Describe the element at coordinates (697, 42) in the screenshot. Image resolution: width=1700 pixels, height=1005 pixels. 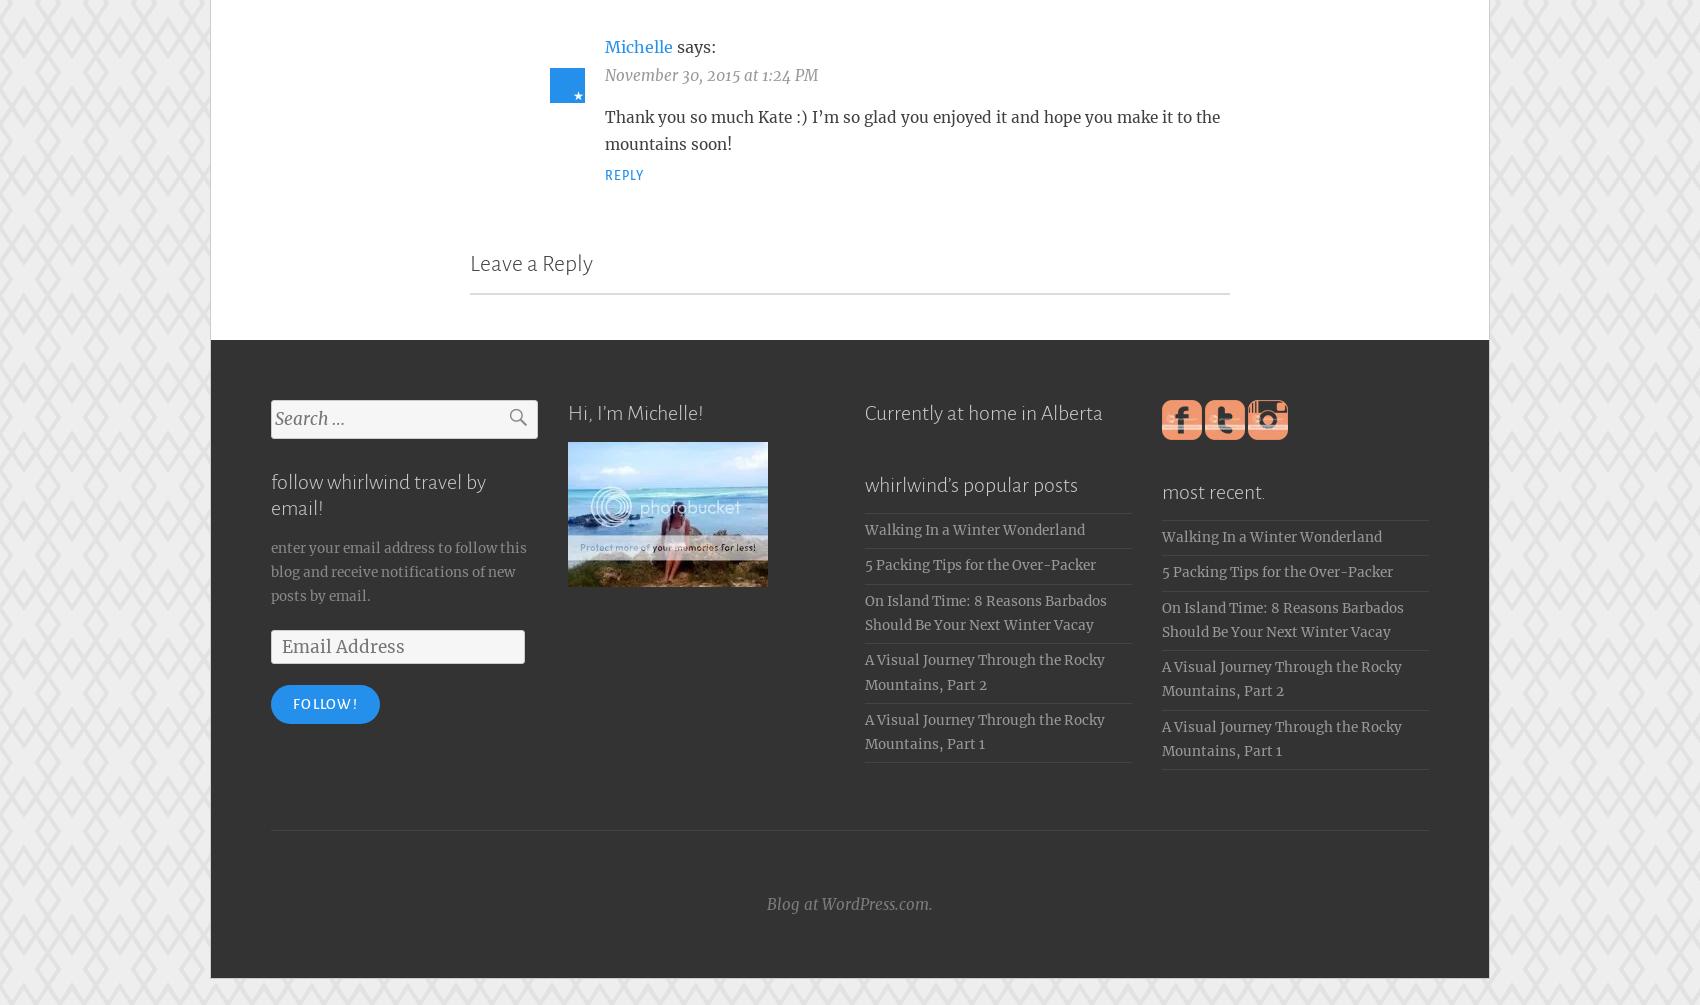
I see `'says:'` at that location.